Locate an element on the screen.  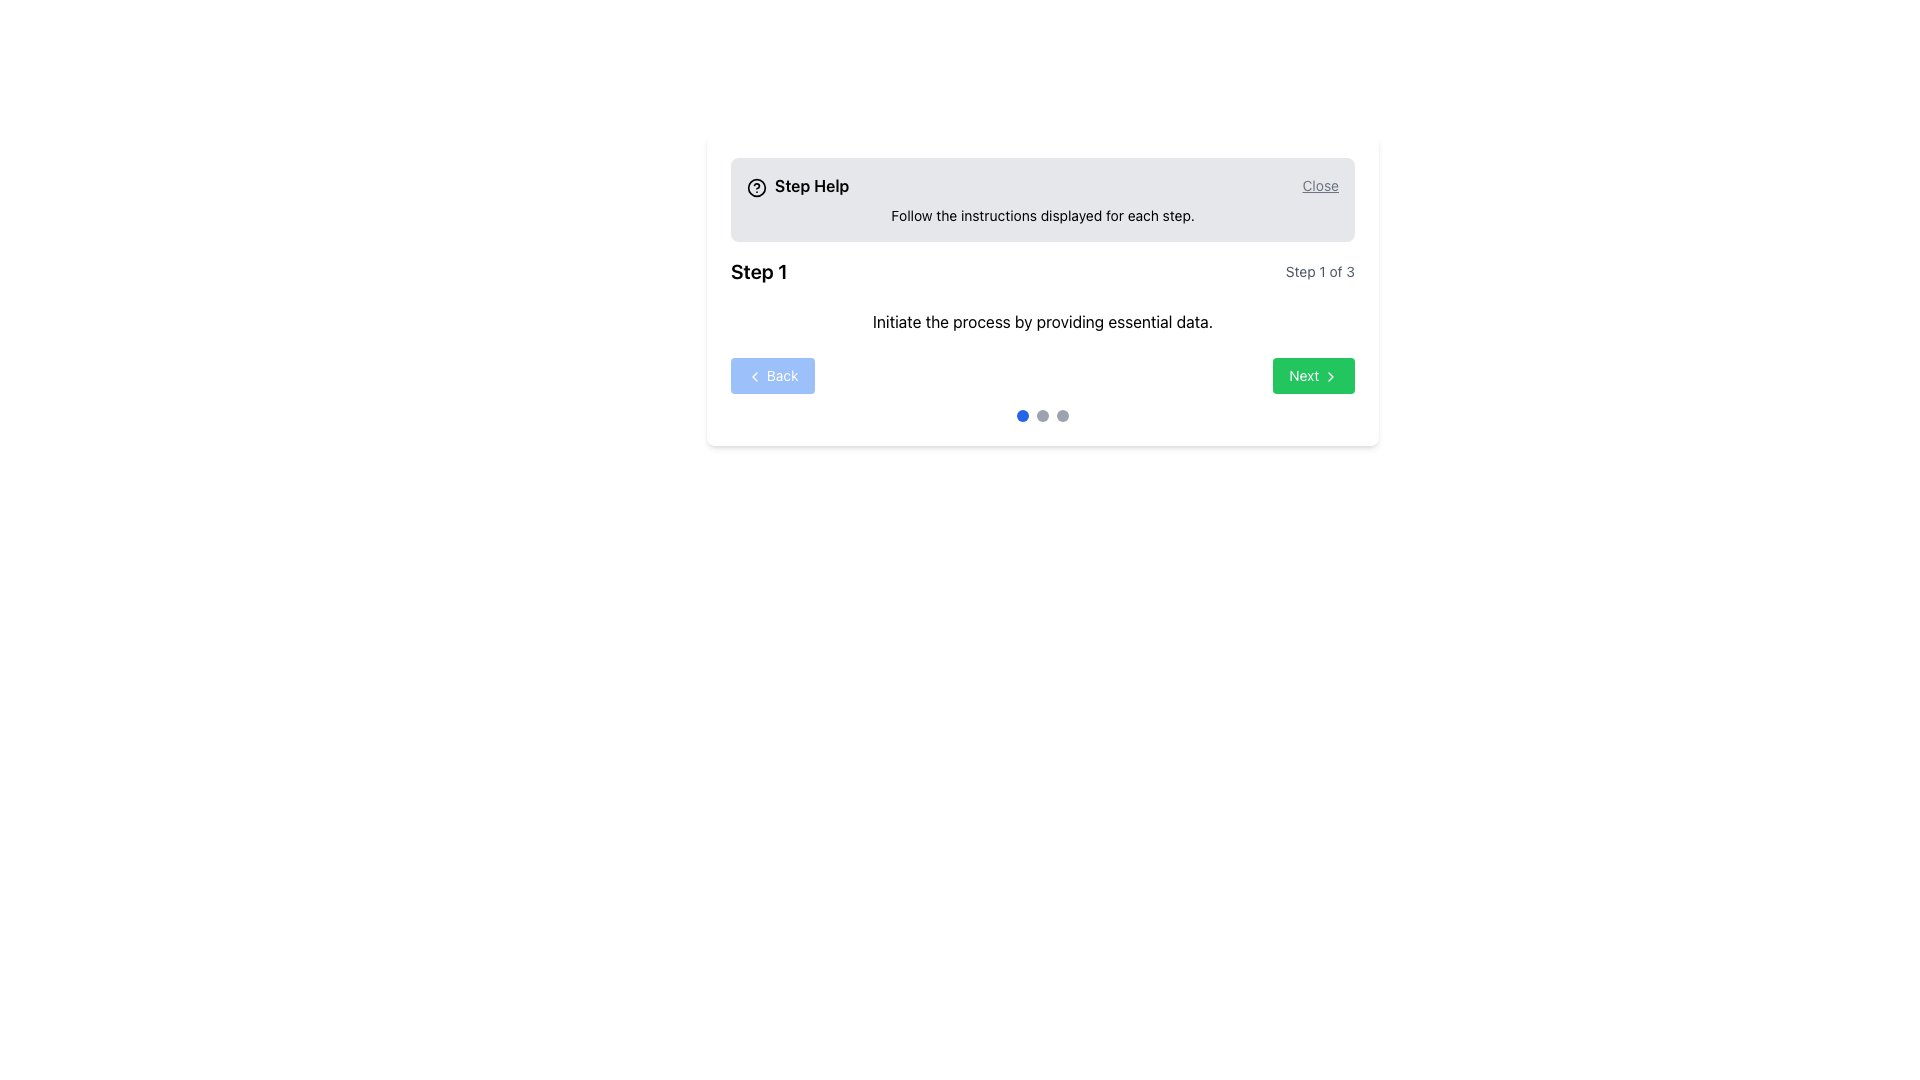
instructions displayed in the 'Step Help' informational notification box, which includes a bolded label and a description is located at coordinates (1041, 200).